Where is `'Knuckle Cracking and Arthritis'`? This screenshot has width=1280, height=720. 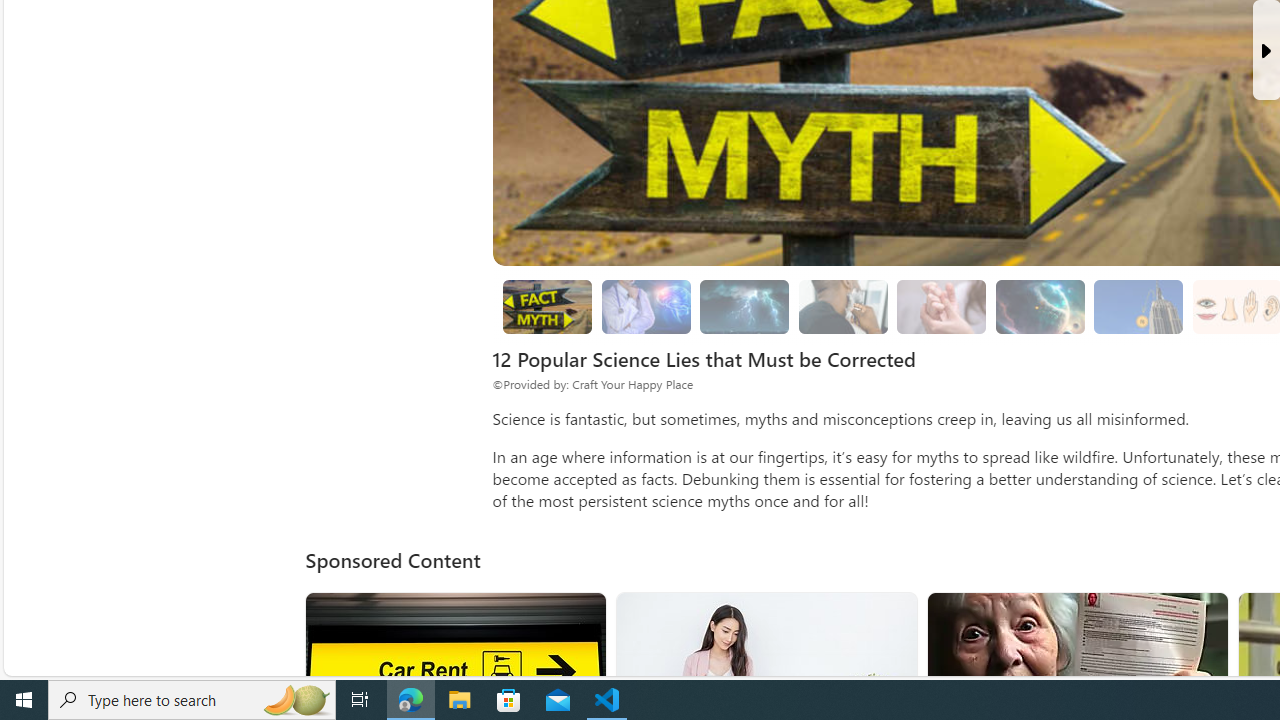 'Knuckle Cracking and Arthritis' is located at coordinates (941, 307).